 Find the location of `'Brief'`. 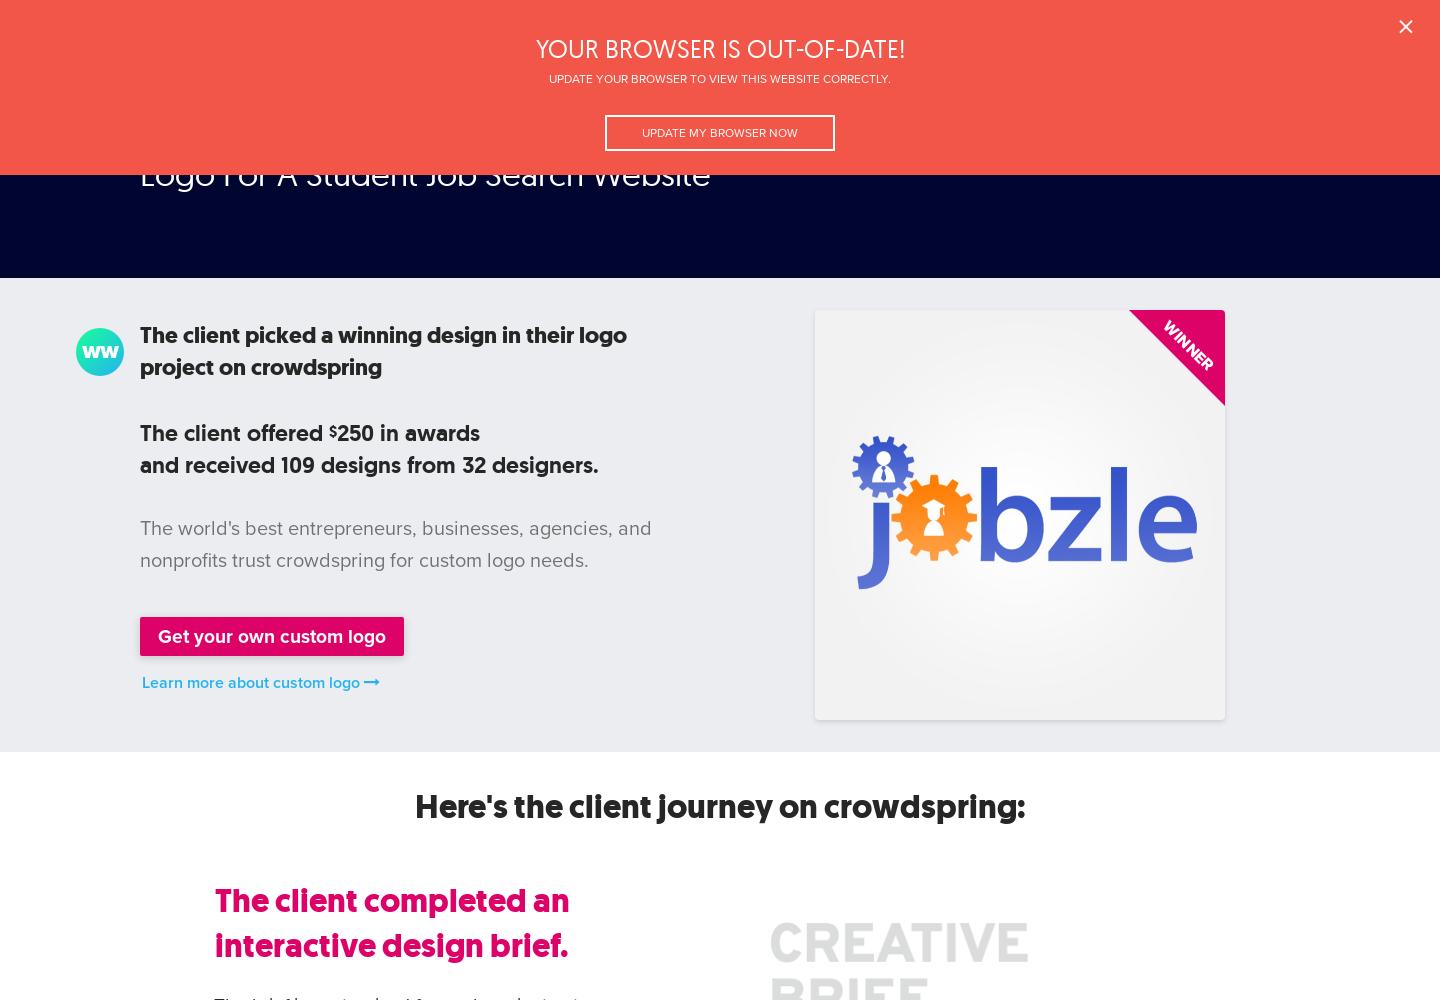

'Brief' is located at coordinates (584, 67).